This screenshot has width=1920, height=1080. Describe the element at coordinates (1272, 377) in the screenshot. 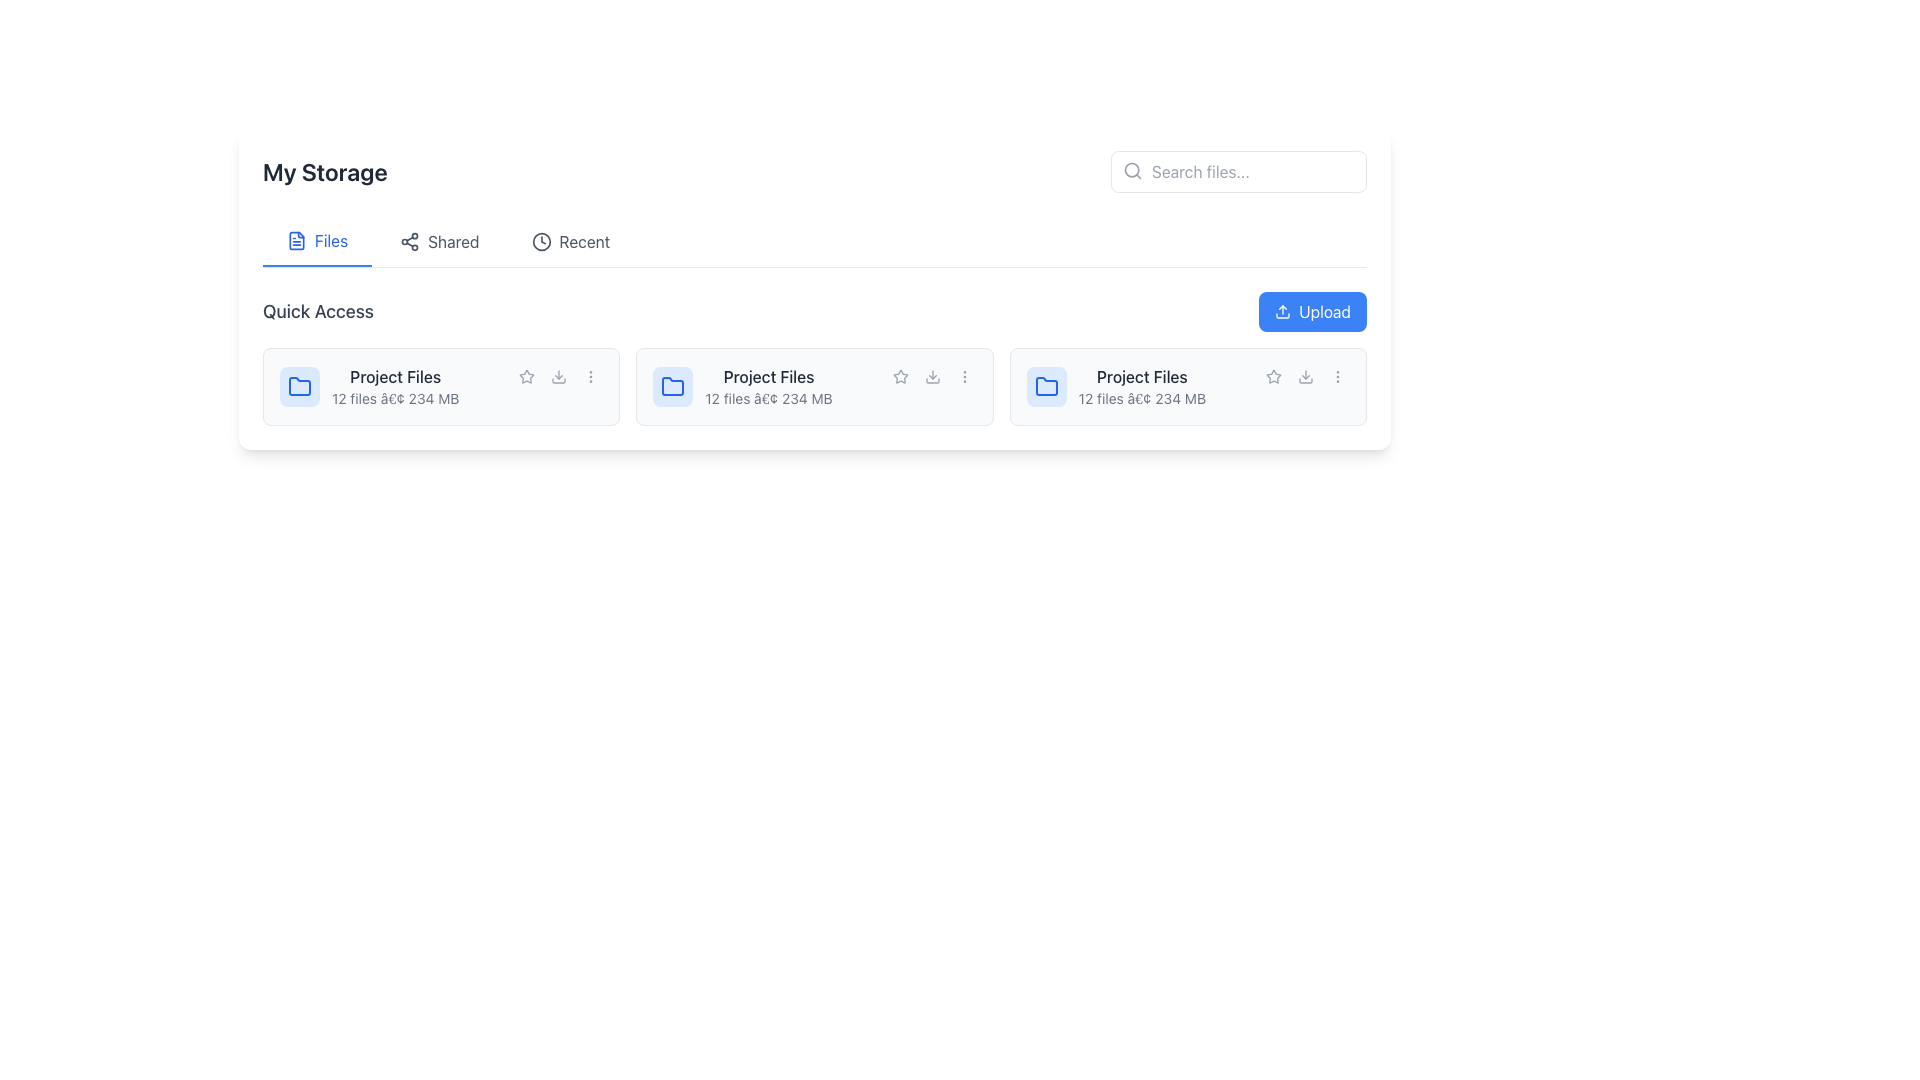

I see `the star icon with a gray outline` at that location.